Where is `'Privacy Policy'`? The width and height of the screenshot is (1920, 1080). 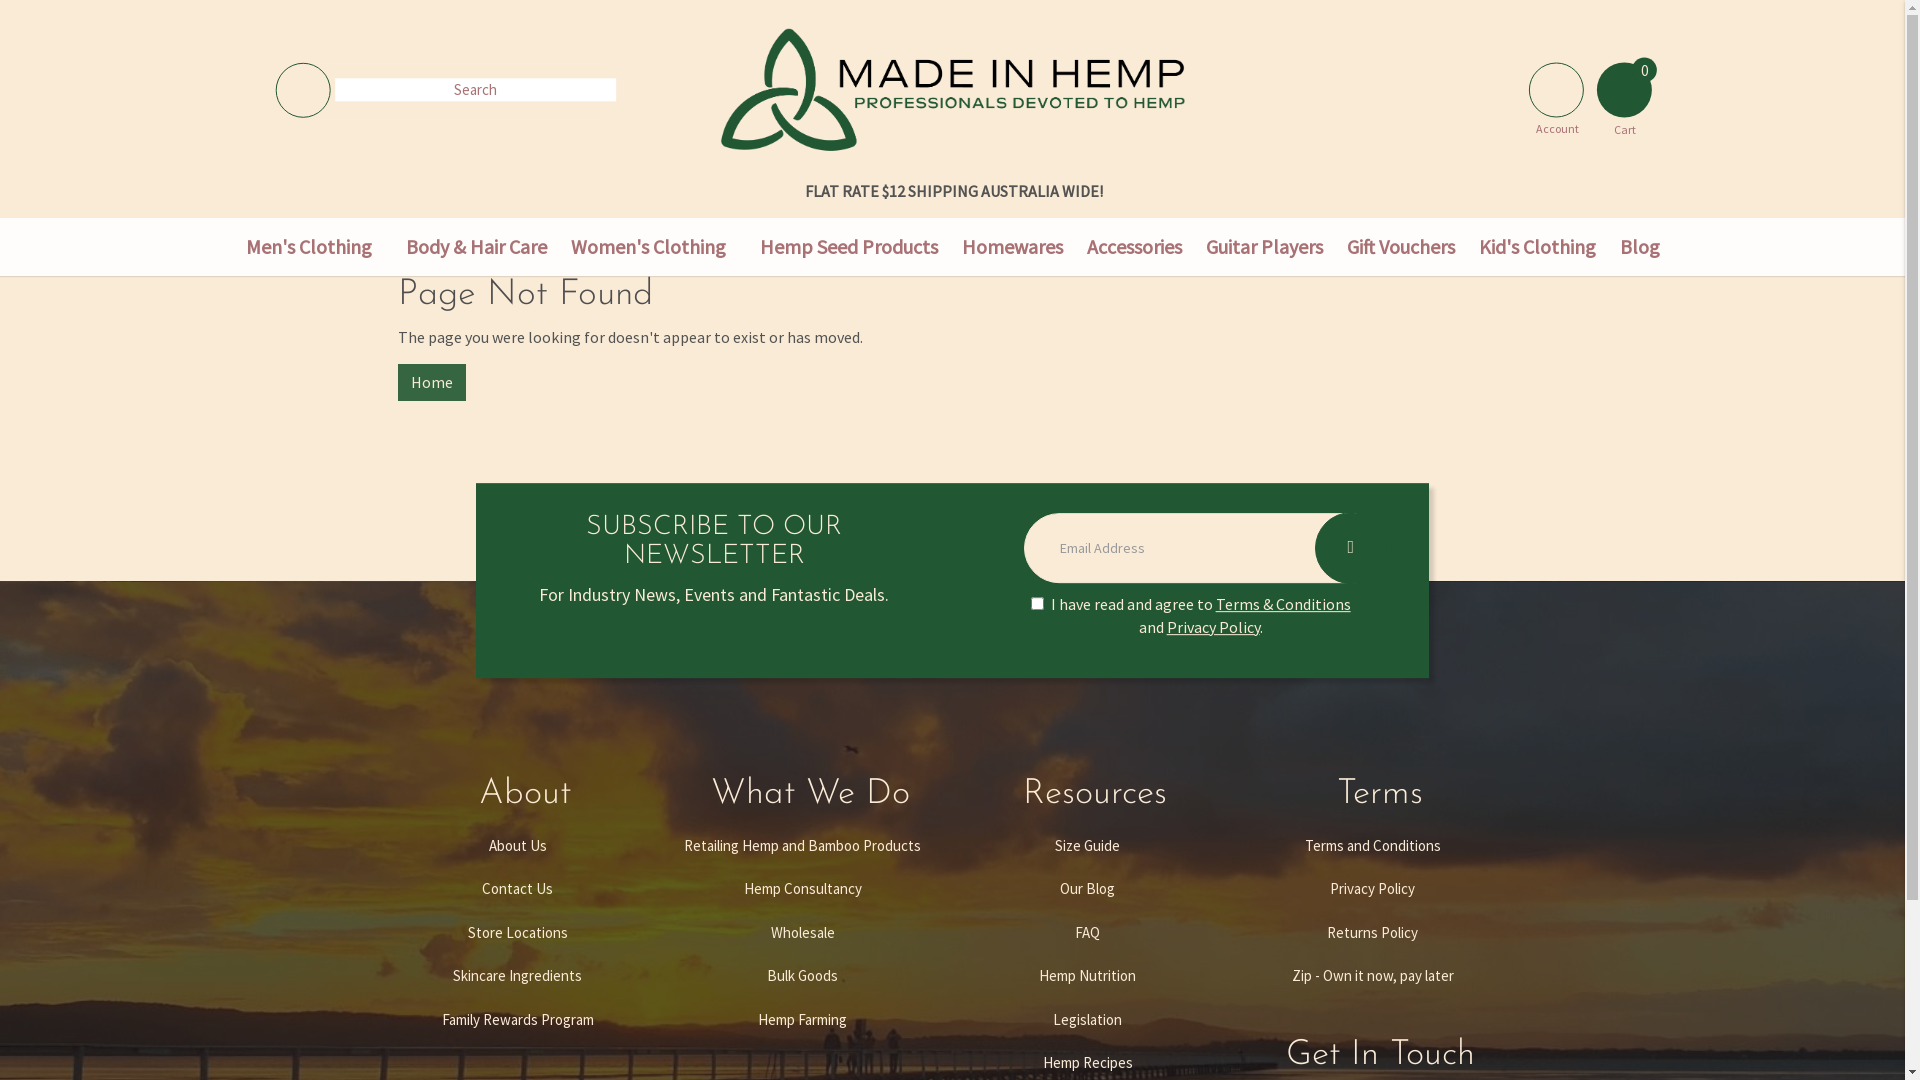
'Privacy Policy' is located at coordinates (1237, 887).